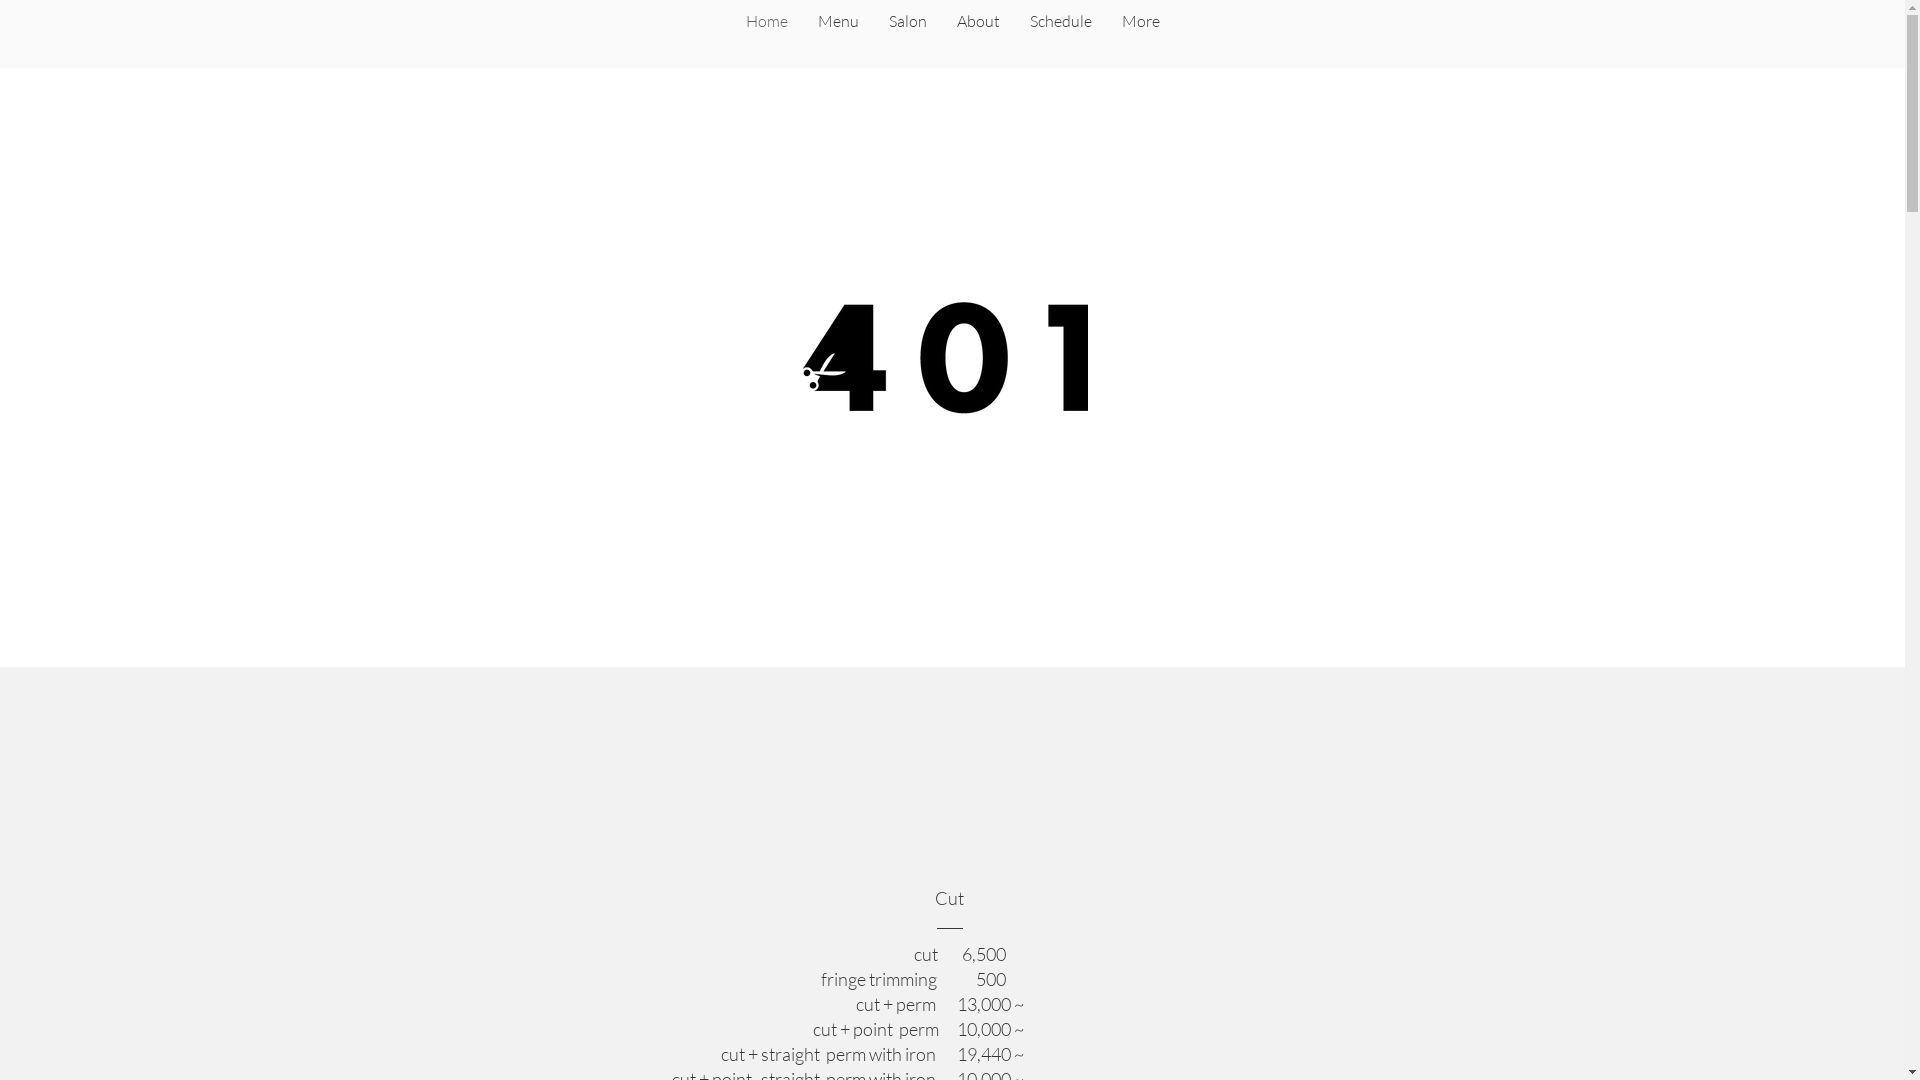  Describe the element at coordinates (906, 34) in the screenshot. I see `'Salon'` at that location.